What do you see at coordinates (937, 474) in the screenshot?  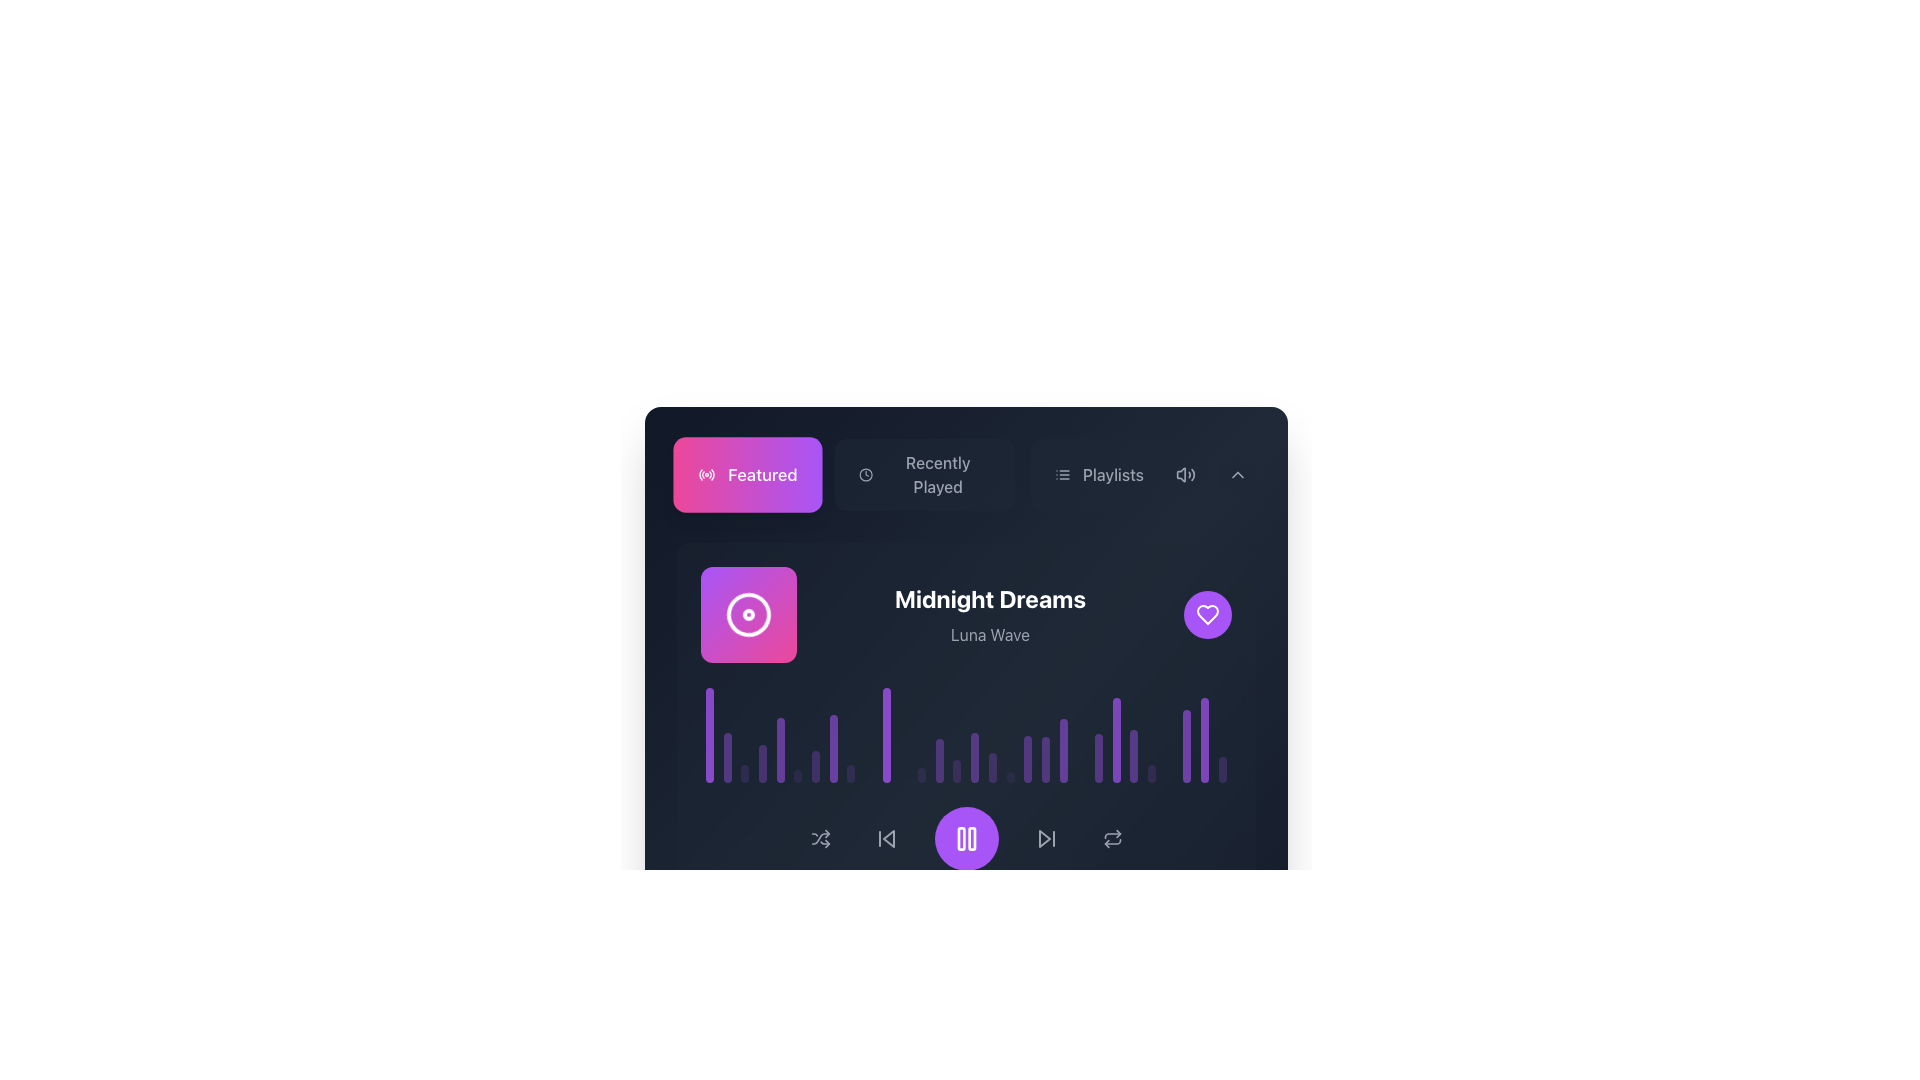 I see `the 'Recently Played' label in the top navigation bar, which is styled with a medium font weight in white or light gray against a dark background` at bounding box center [937, 474].